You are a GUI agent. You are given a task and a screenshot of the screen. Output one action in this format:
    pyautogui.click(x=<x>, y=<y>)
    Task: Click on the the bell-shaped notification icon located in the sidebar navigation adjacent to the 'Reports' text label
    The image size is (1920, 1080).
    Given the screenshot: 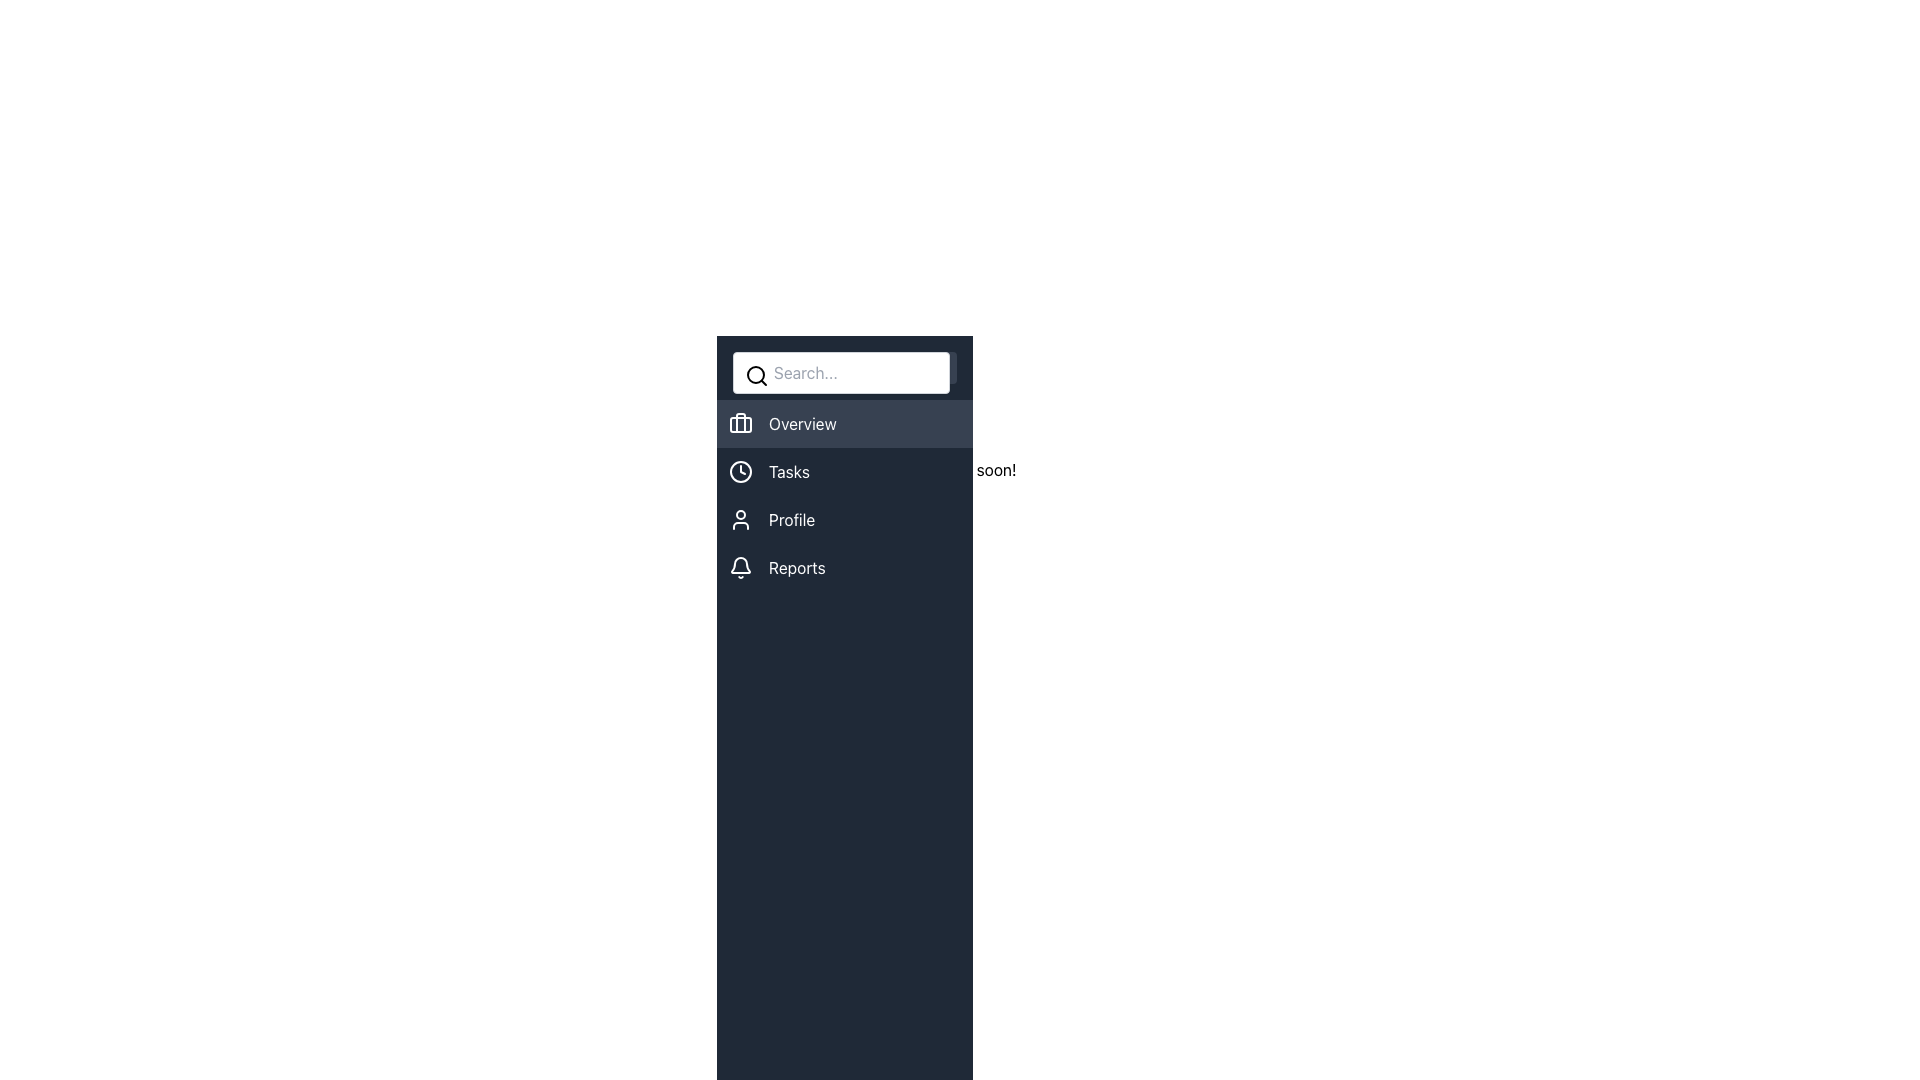 What is the action you would take?
    pyautogui.click(x=739, y=565)
    